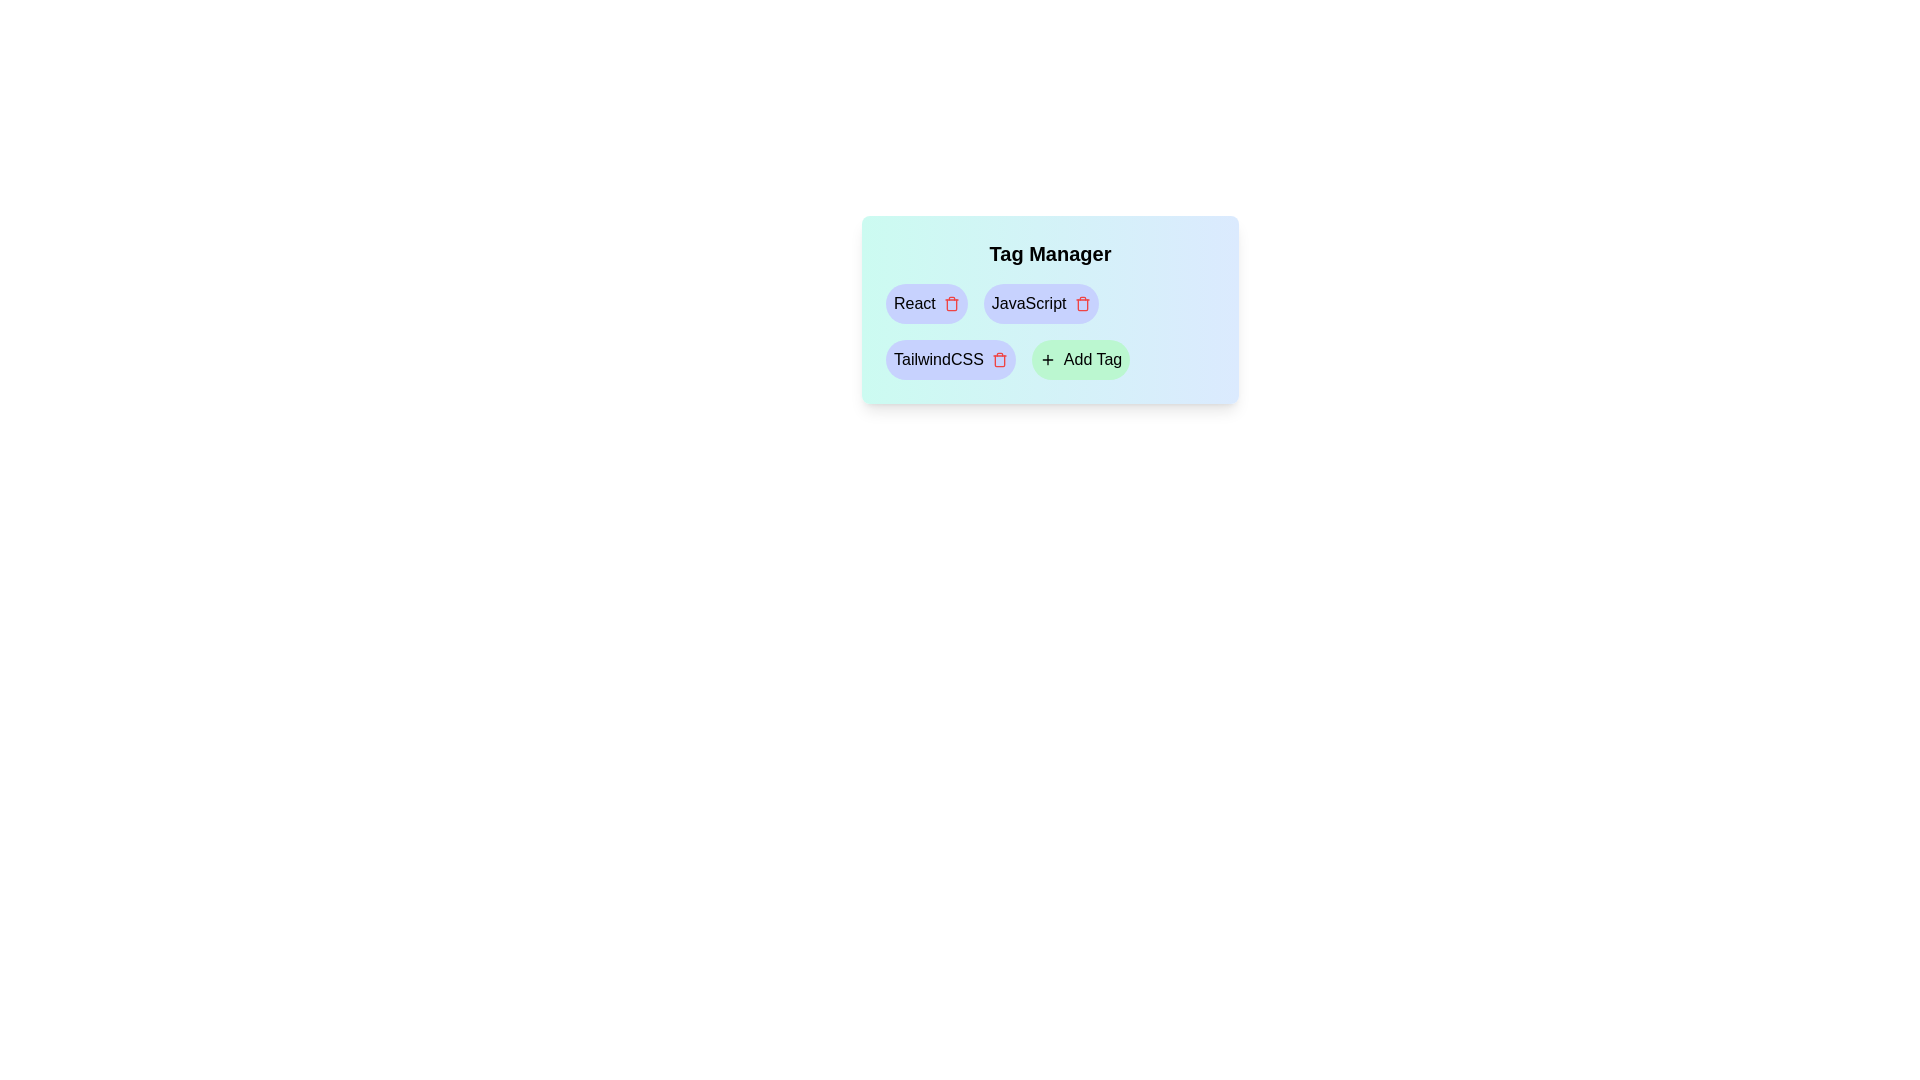  What do you see at coordinates (925, 304) in the screenshot?
I see `the React Tag to observe the hover effect` at bounding box center [925, 304].